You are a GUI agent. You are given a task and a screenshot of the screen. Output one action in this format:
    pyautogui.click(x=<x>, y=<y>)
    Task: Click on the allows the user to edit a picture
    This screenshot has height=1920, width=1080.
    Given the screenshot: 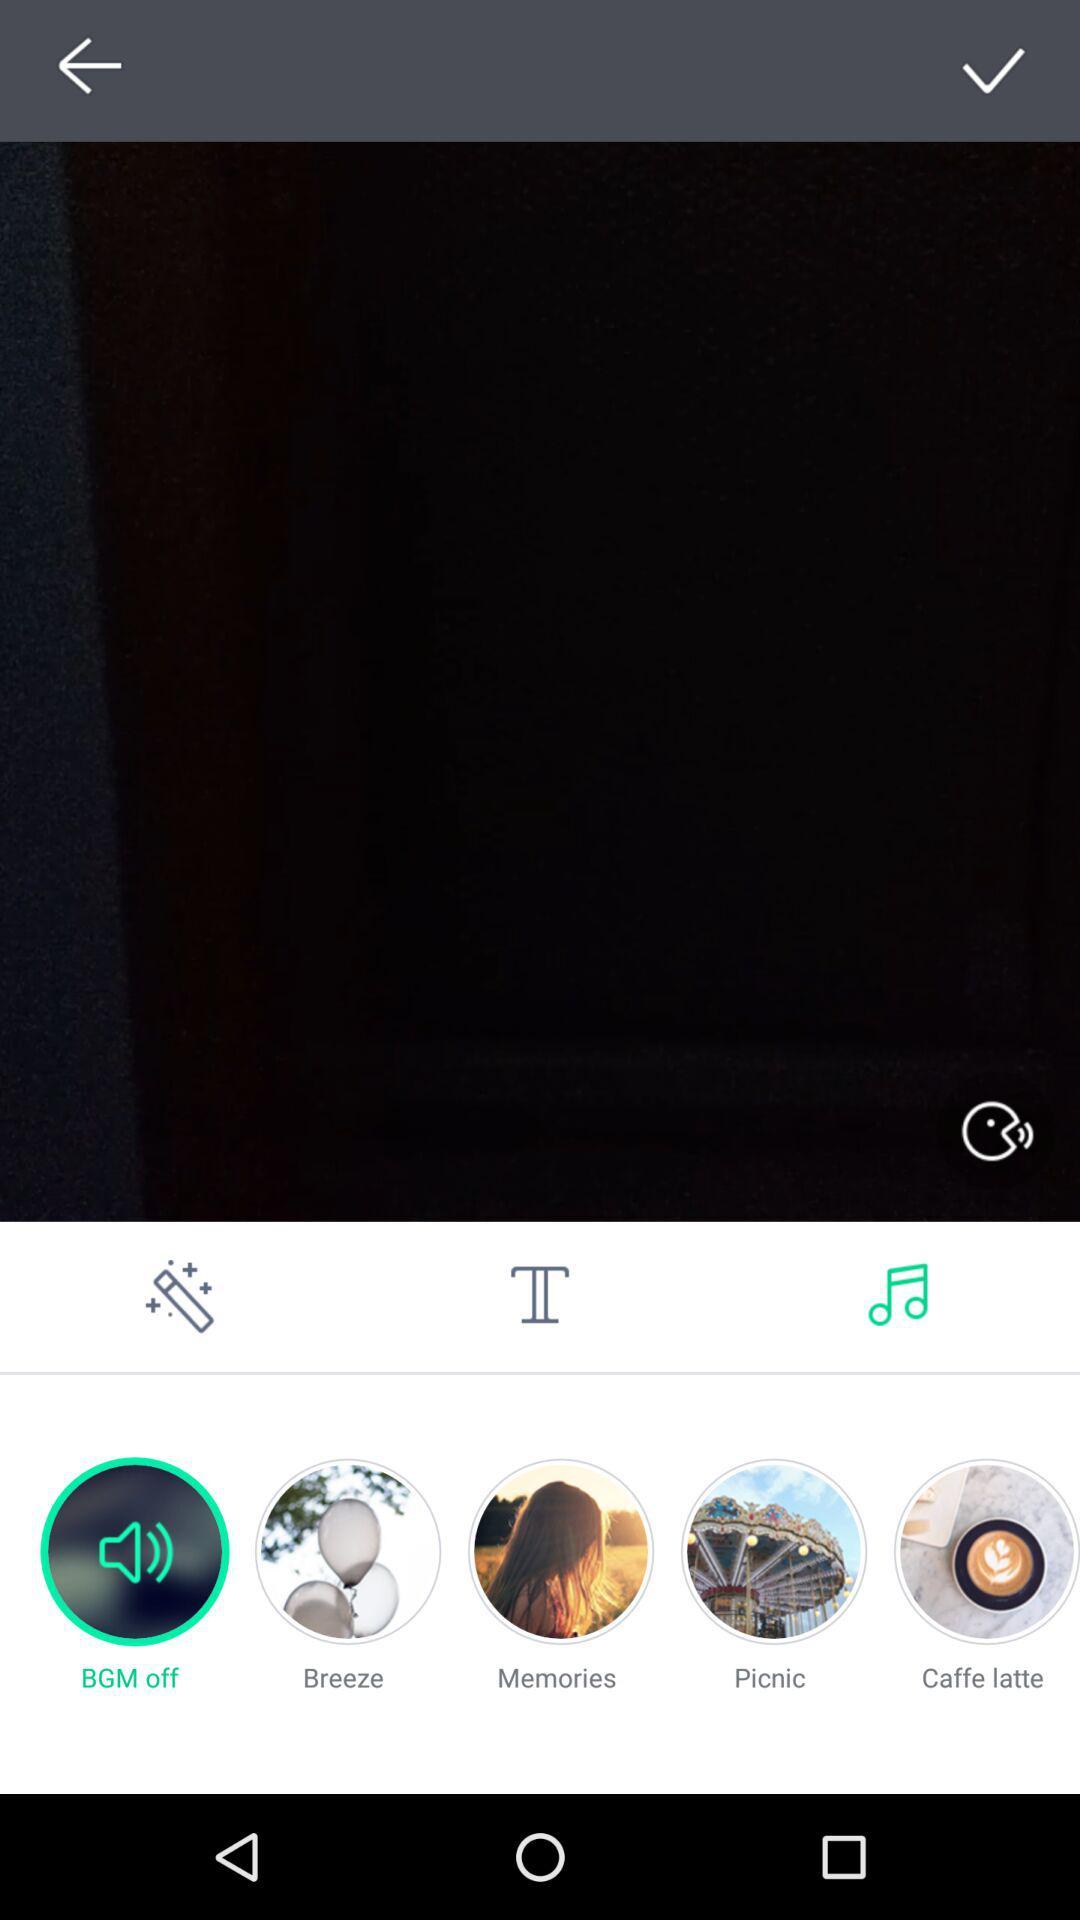 What is the action you would take?
    pyautogui.click(x=180, y=1296)
    